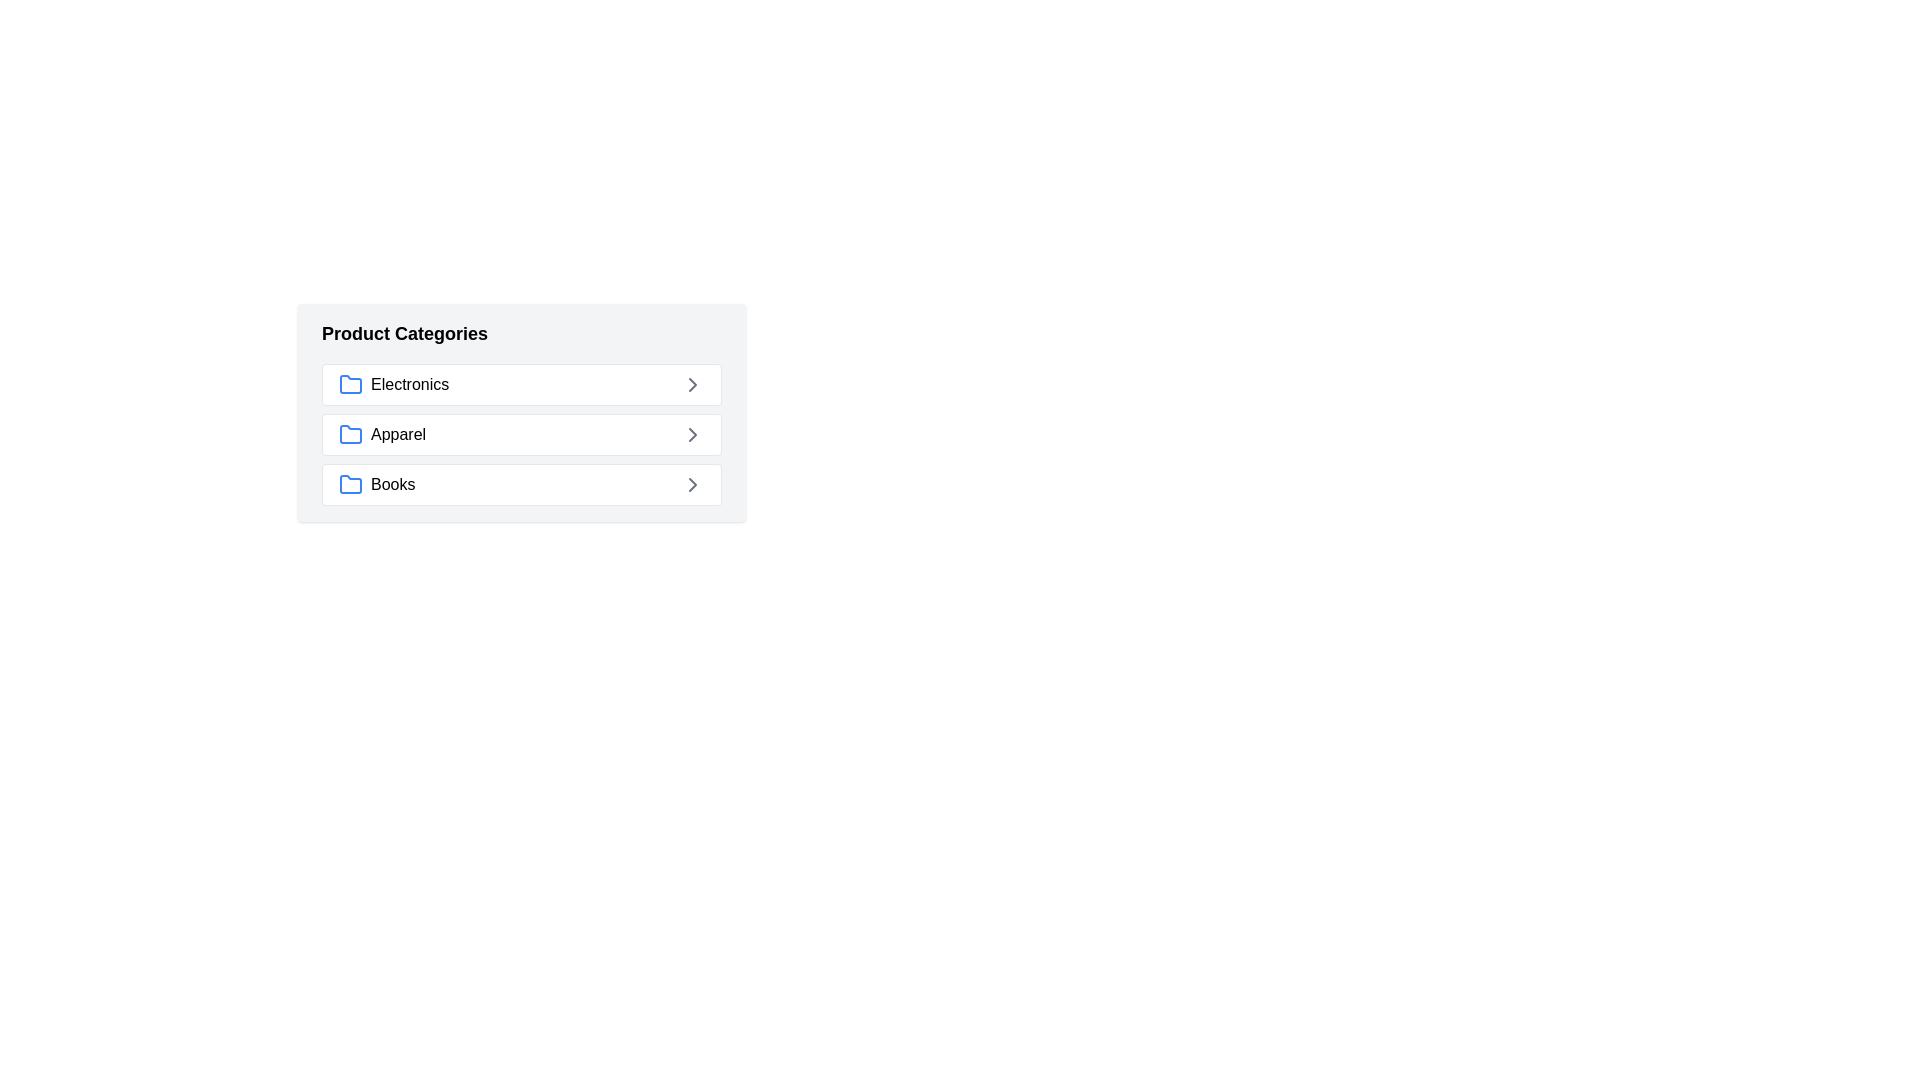 The width and height of the screenshot is (1920, 1080). Describe the element at coordinates (522, 434) in the screenshot. I see `the second item in the 'Product Categories' list, which is the 'Apparel' category` at that location.